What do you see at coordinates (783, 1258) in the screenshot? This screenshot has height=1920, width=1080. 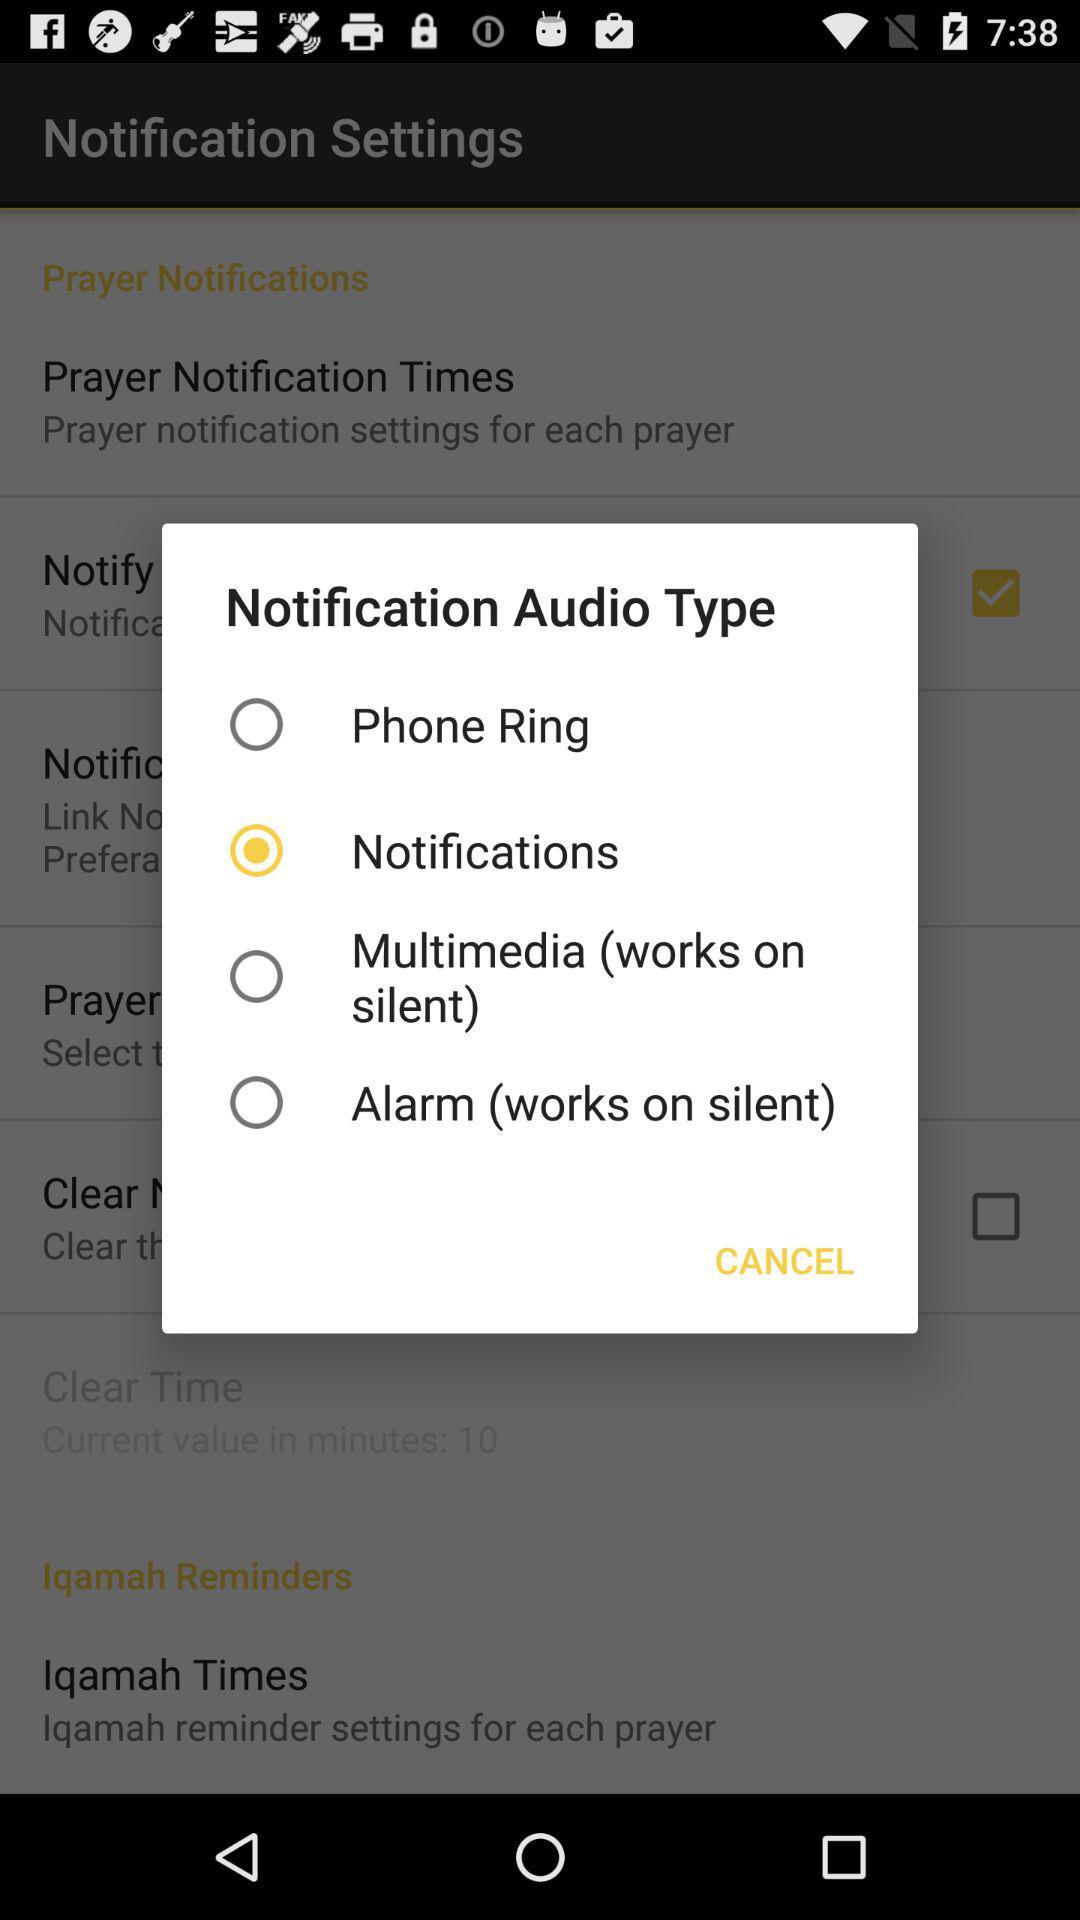 I see `cancel button` at bounding box center [783, 1258].